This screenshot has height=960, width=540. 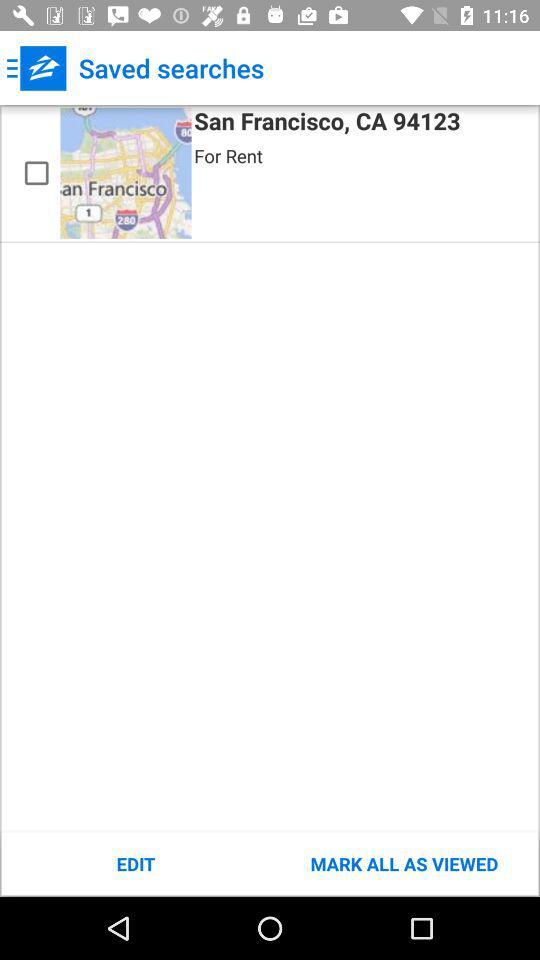 I want to click on the san francisco ca item, so click(x=327, y=123).